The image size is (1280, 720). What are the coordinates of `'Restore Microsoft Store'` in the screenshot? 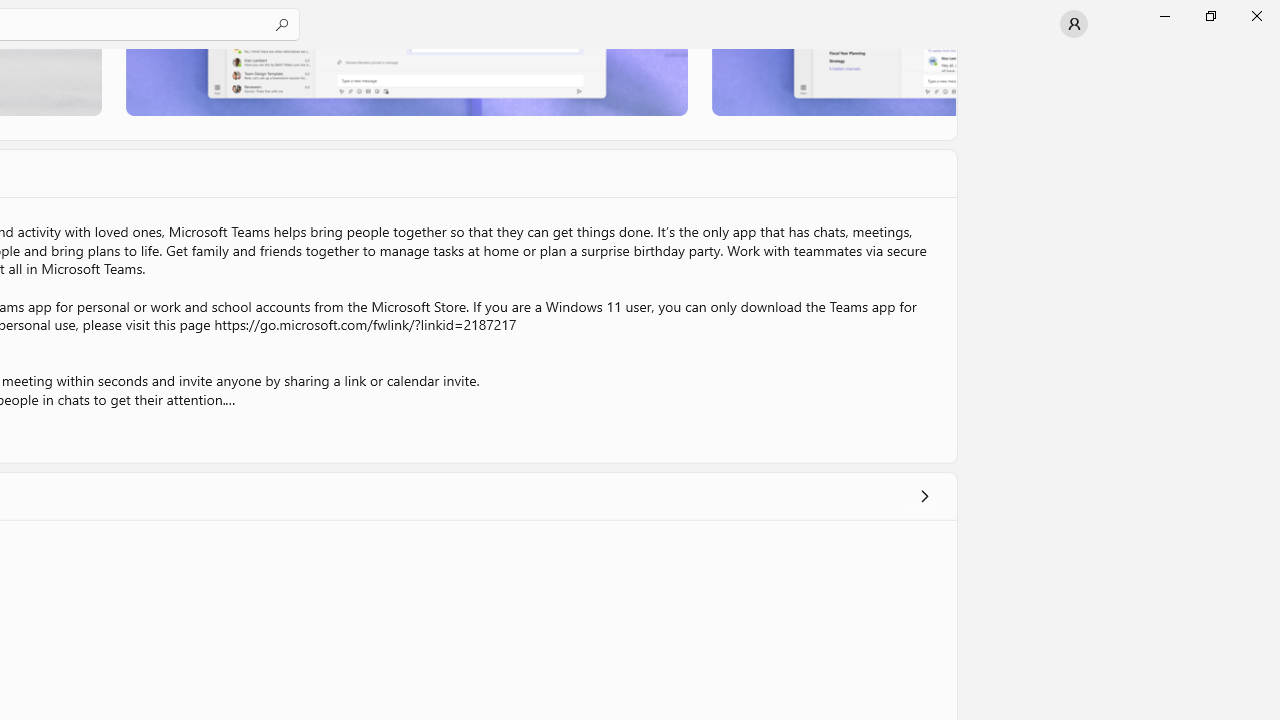 It's located at (1209, 15).